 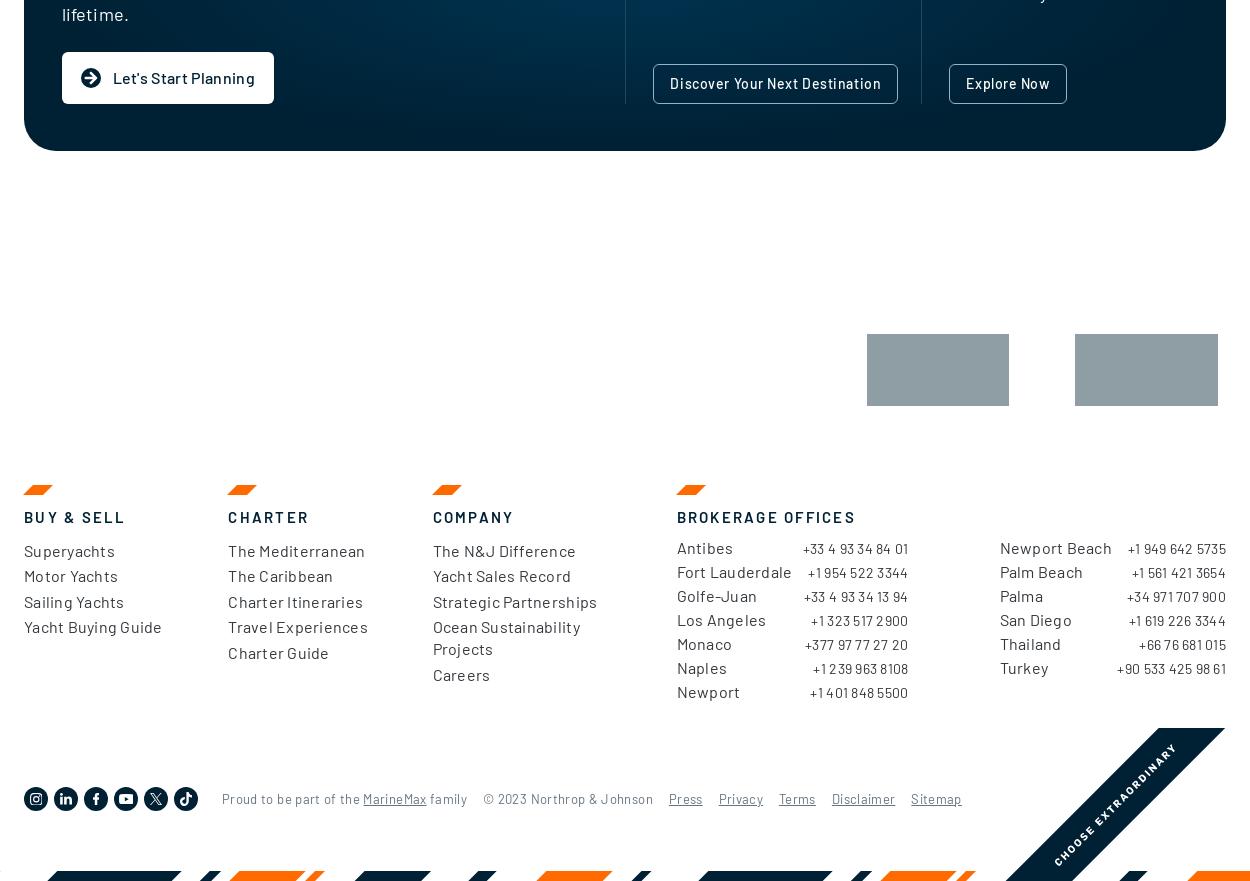 What do you see at coordinates (855, 642) in the screenshot?
I see `'+377 97 77 27 20'` at bounding box center [855, 642].